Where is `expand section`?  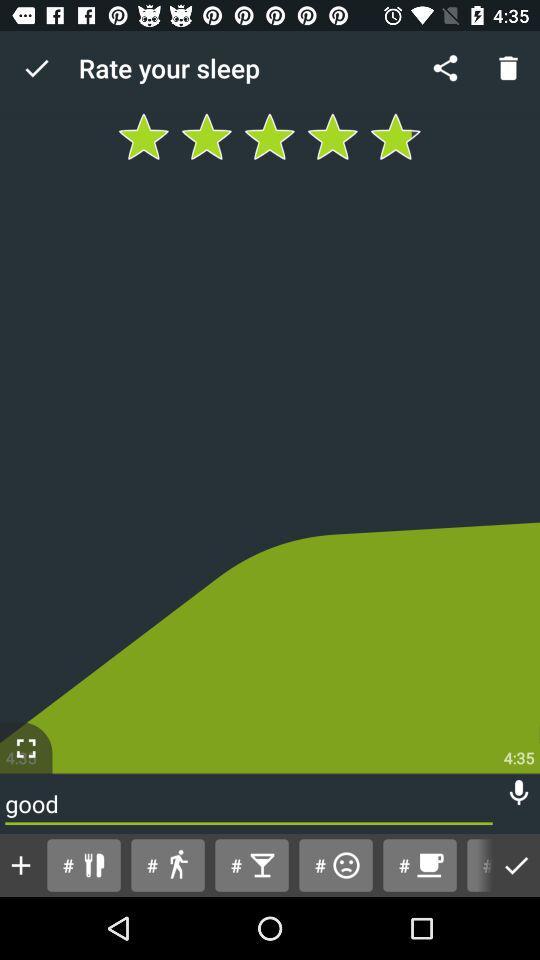 expand section is located at coordinates (25, 747).